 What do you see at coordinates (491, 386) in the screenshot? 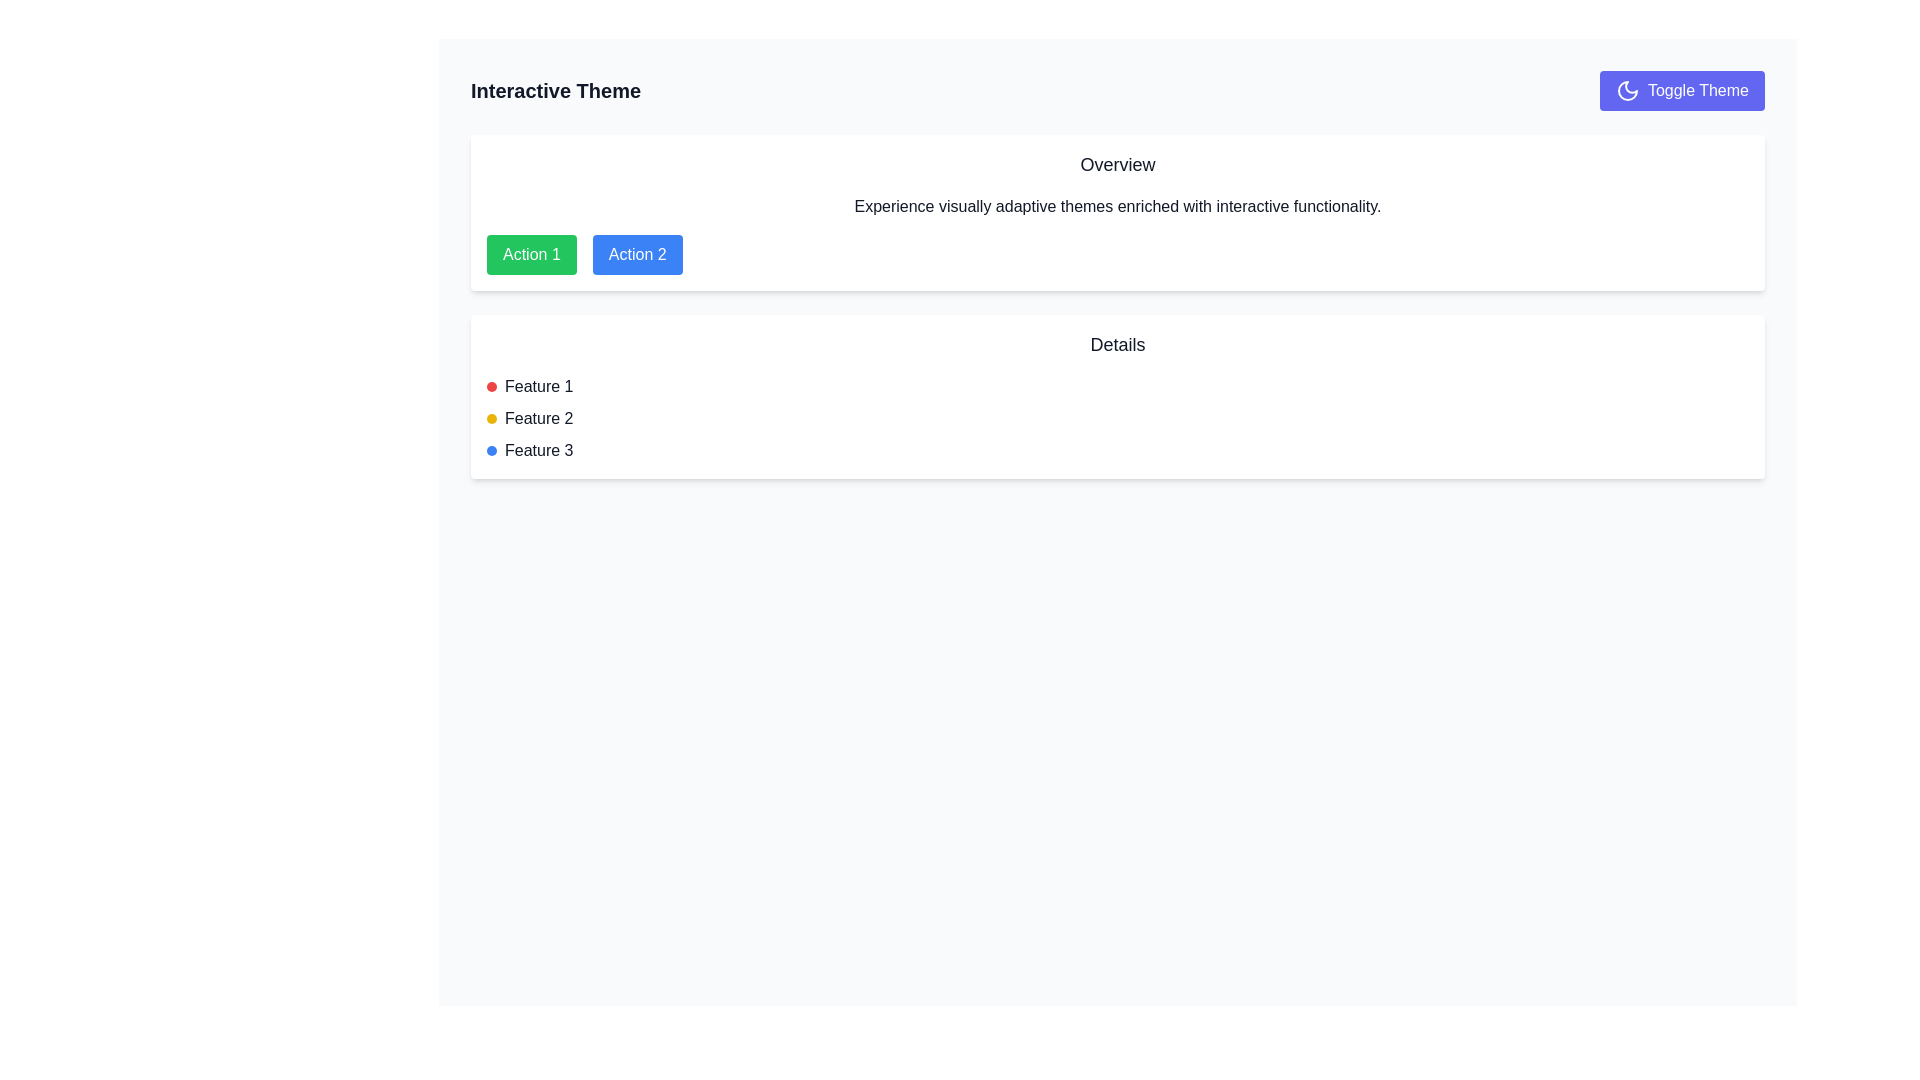
I see `the Colored Indicator Dot associated with 'Feature 1' in the 'Details' section` at bounding box center [491, 386].